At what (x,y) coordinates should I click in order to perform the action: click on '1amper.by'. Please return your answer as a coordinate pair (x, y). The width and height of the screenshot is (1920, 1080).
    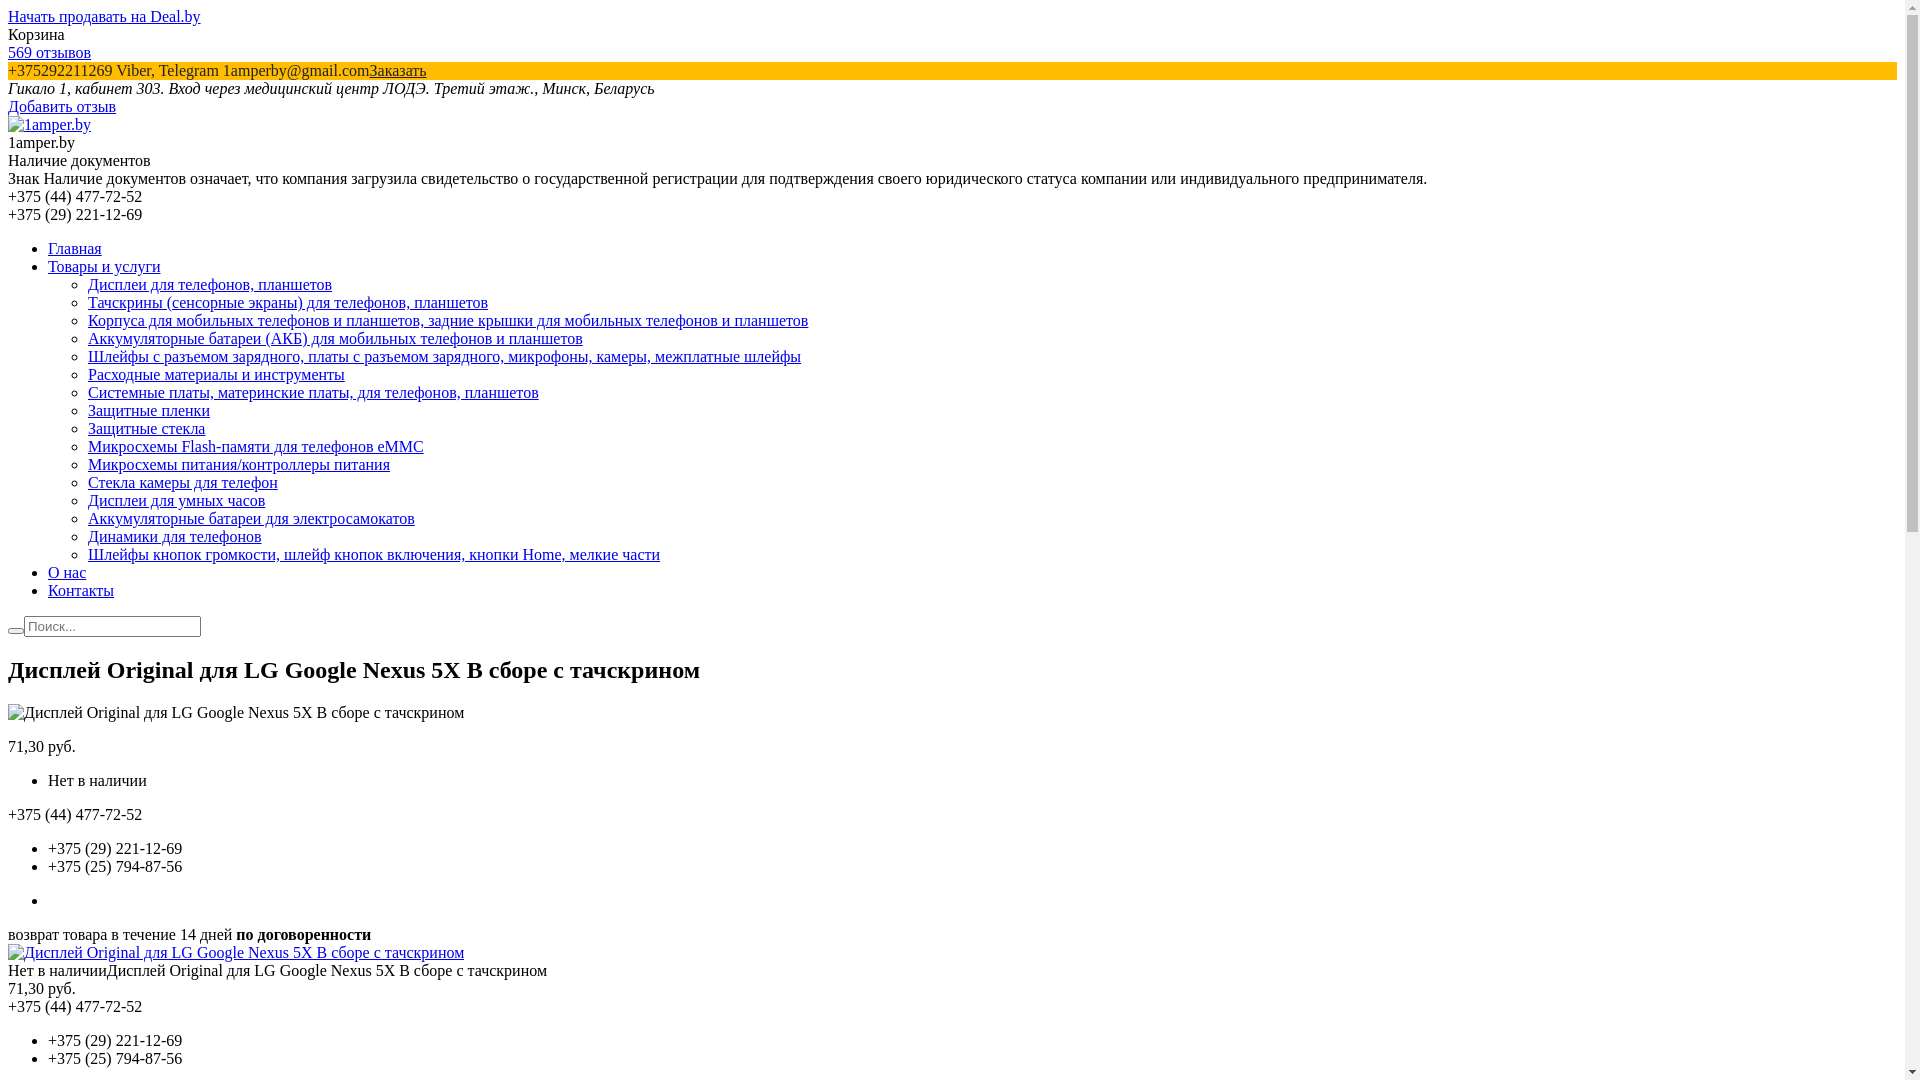
    Looking at the image, I should click on (49, 124).